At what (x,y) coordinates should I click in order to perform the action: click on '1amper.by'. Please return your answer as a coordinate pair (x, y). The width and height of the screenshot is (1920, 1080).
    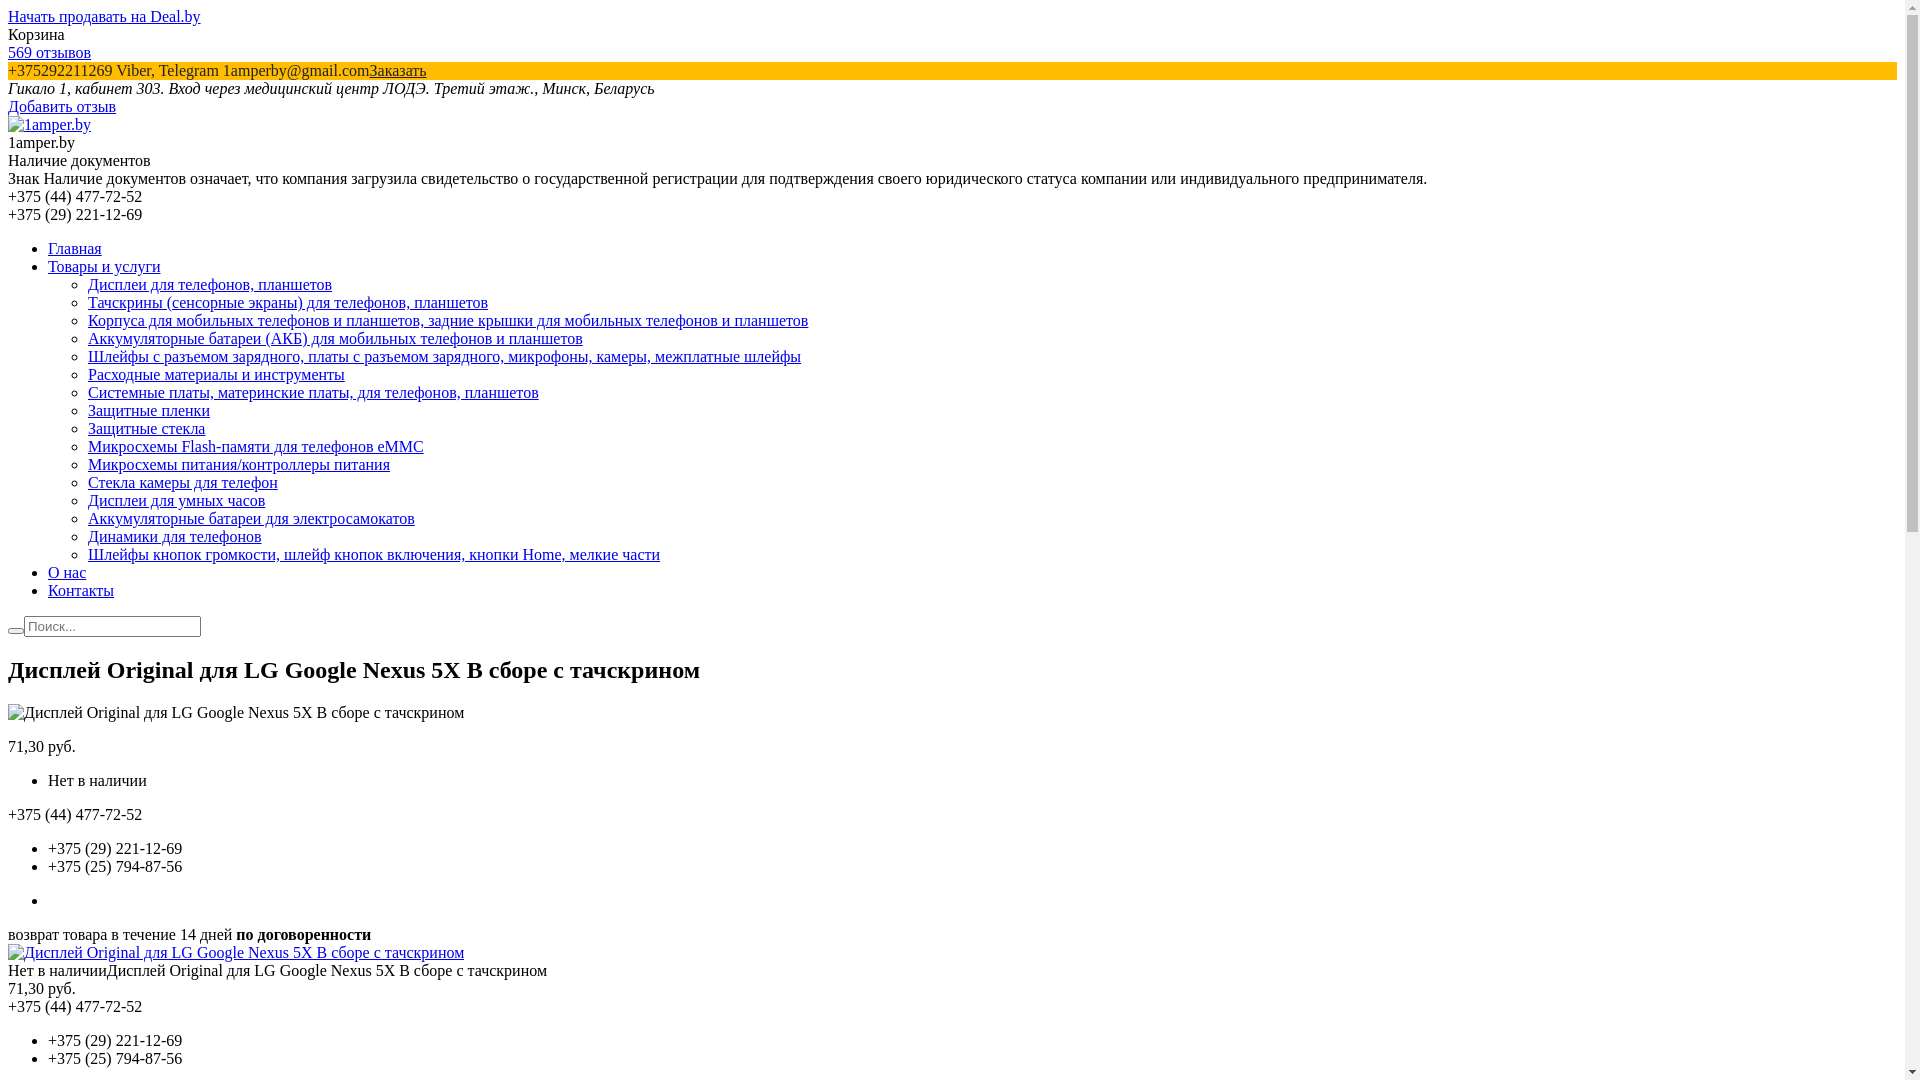
    Looking at the image, I should click on (49, 124).